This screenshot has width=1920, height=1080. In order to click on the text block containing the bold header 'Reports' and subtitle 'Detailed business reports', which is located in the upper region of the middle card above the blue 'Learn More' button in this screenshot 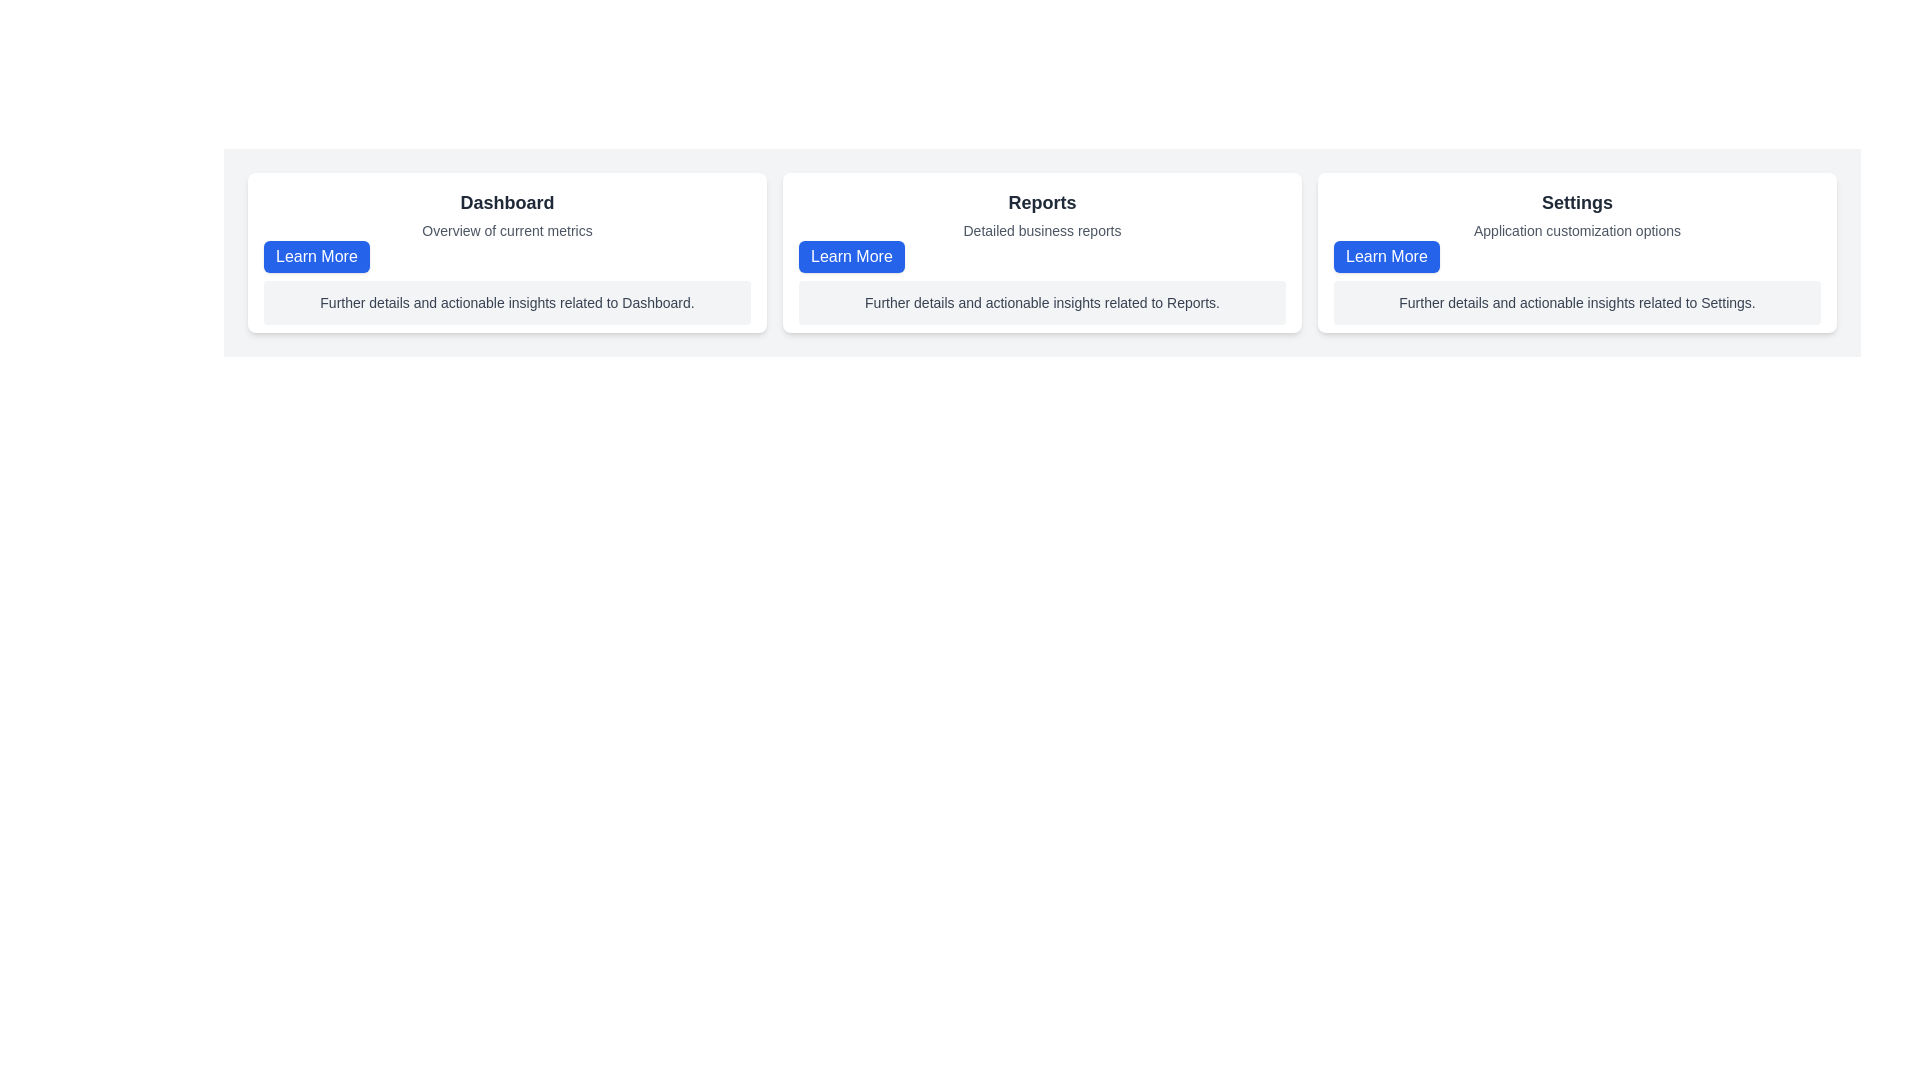, I will do `click(1041, 215)`.